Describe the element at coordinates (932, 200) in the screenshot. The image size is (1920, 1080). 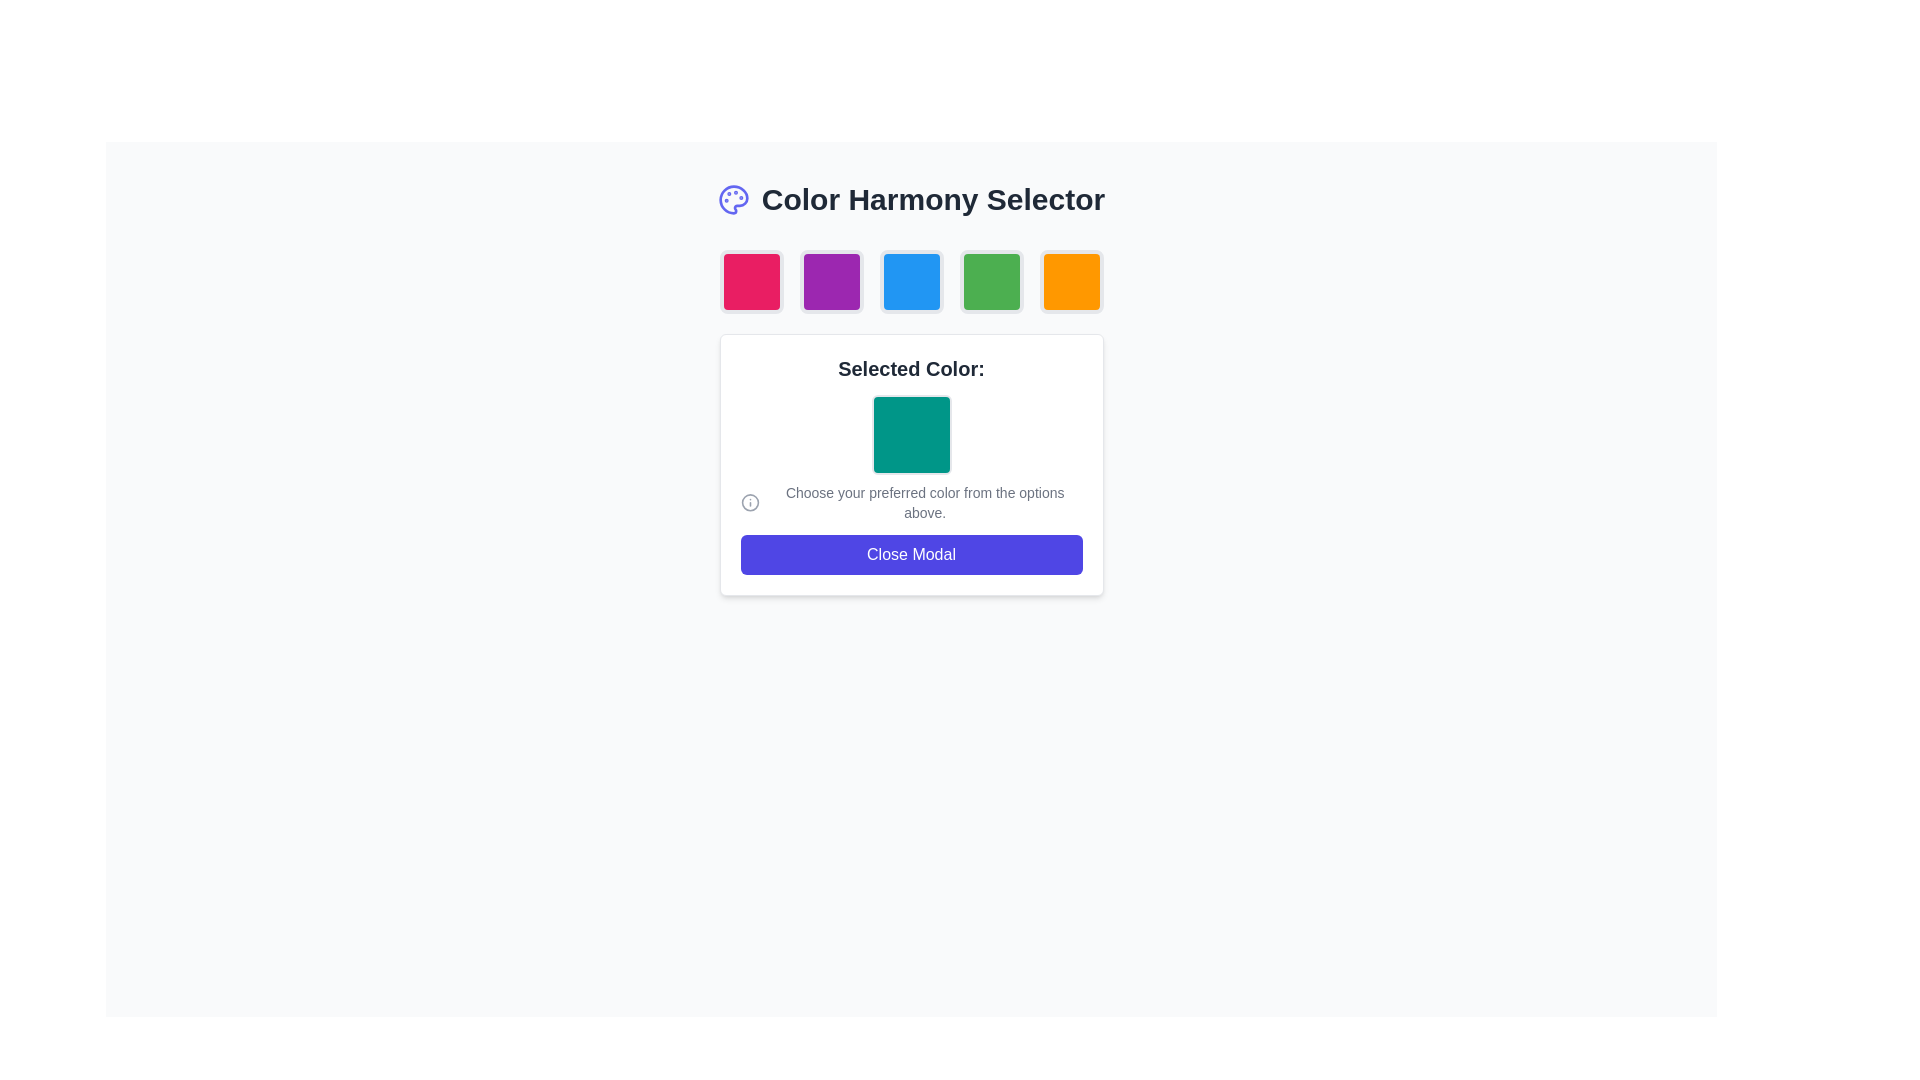
I see `bold title text 'Color Harmony Selector' located at the top-center of the interface, following the palette icon` at that location.